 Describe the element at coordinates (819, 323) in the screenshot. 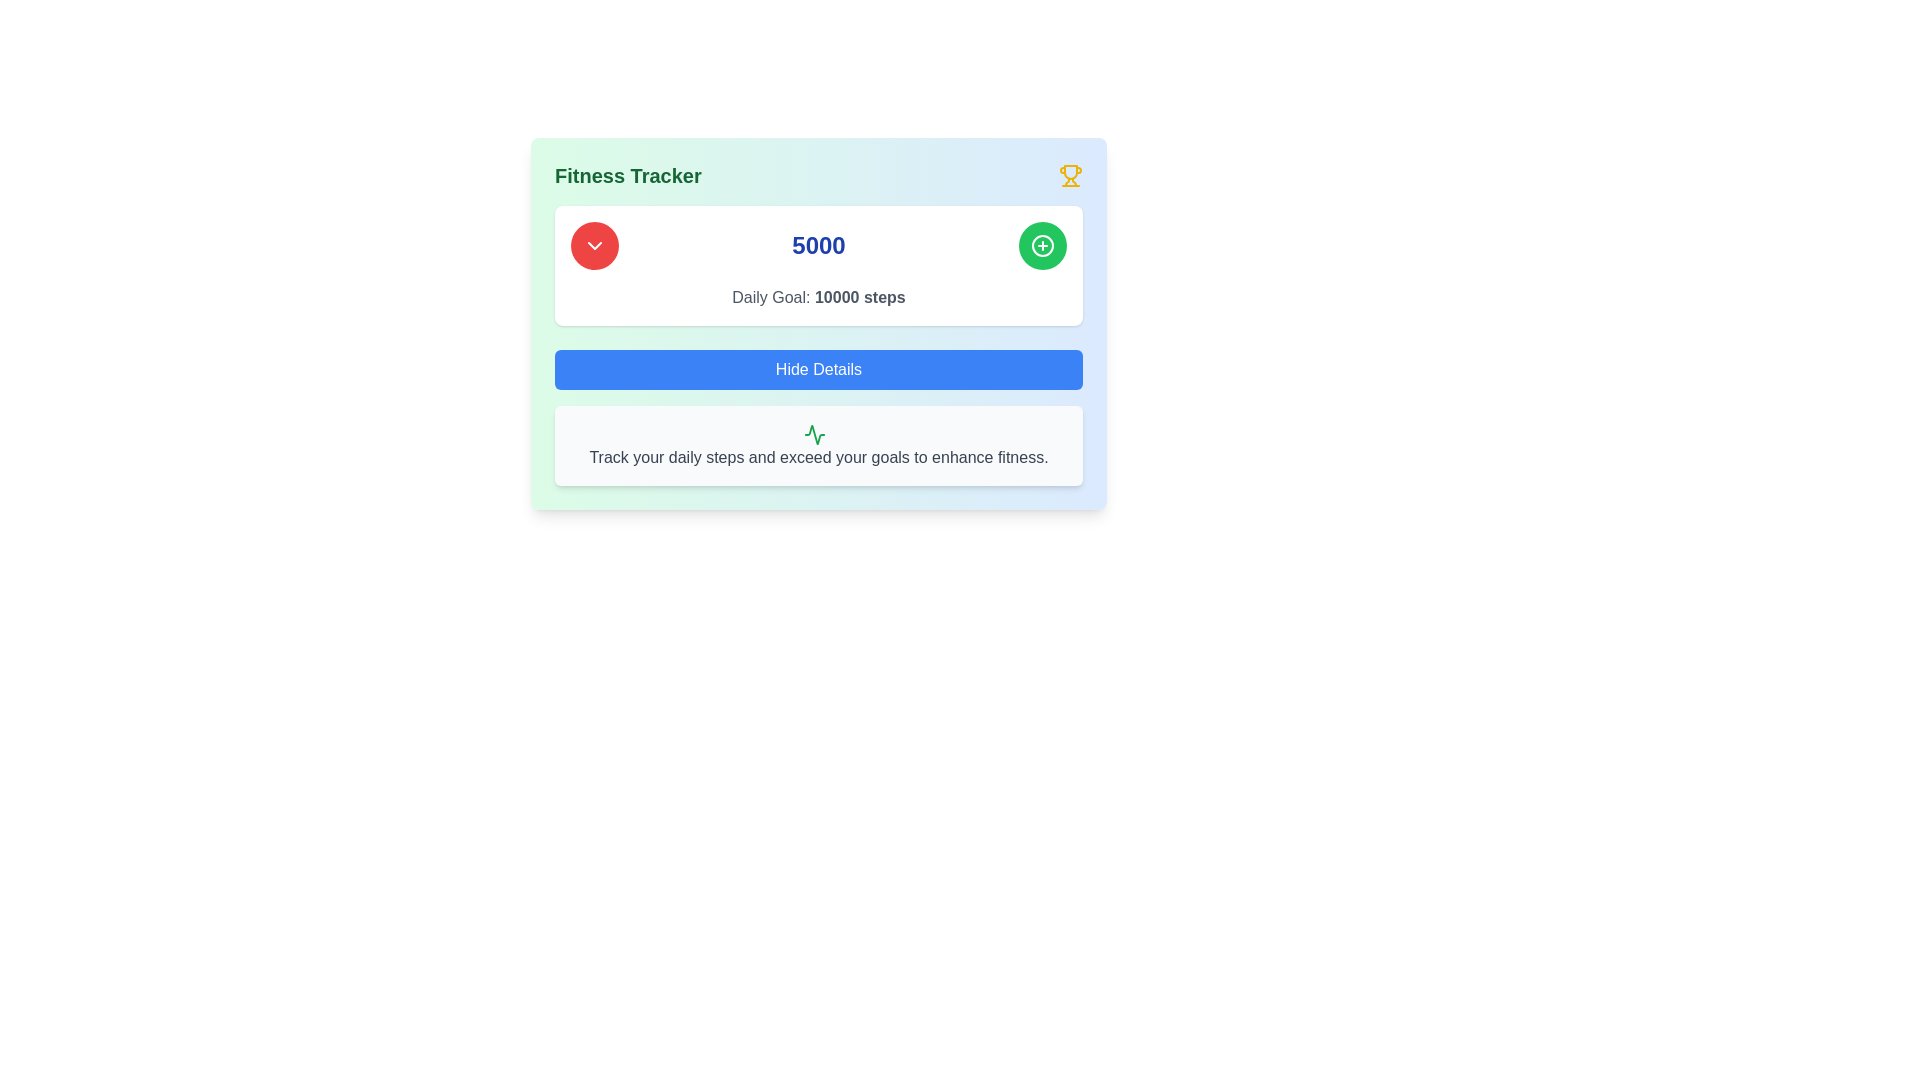

I see `the rectangular section with a gradient background that contains interactive components and informational text about a fitness tracker` at that location.